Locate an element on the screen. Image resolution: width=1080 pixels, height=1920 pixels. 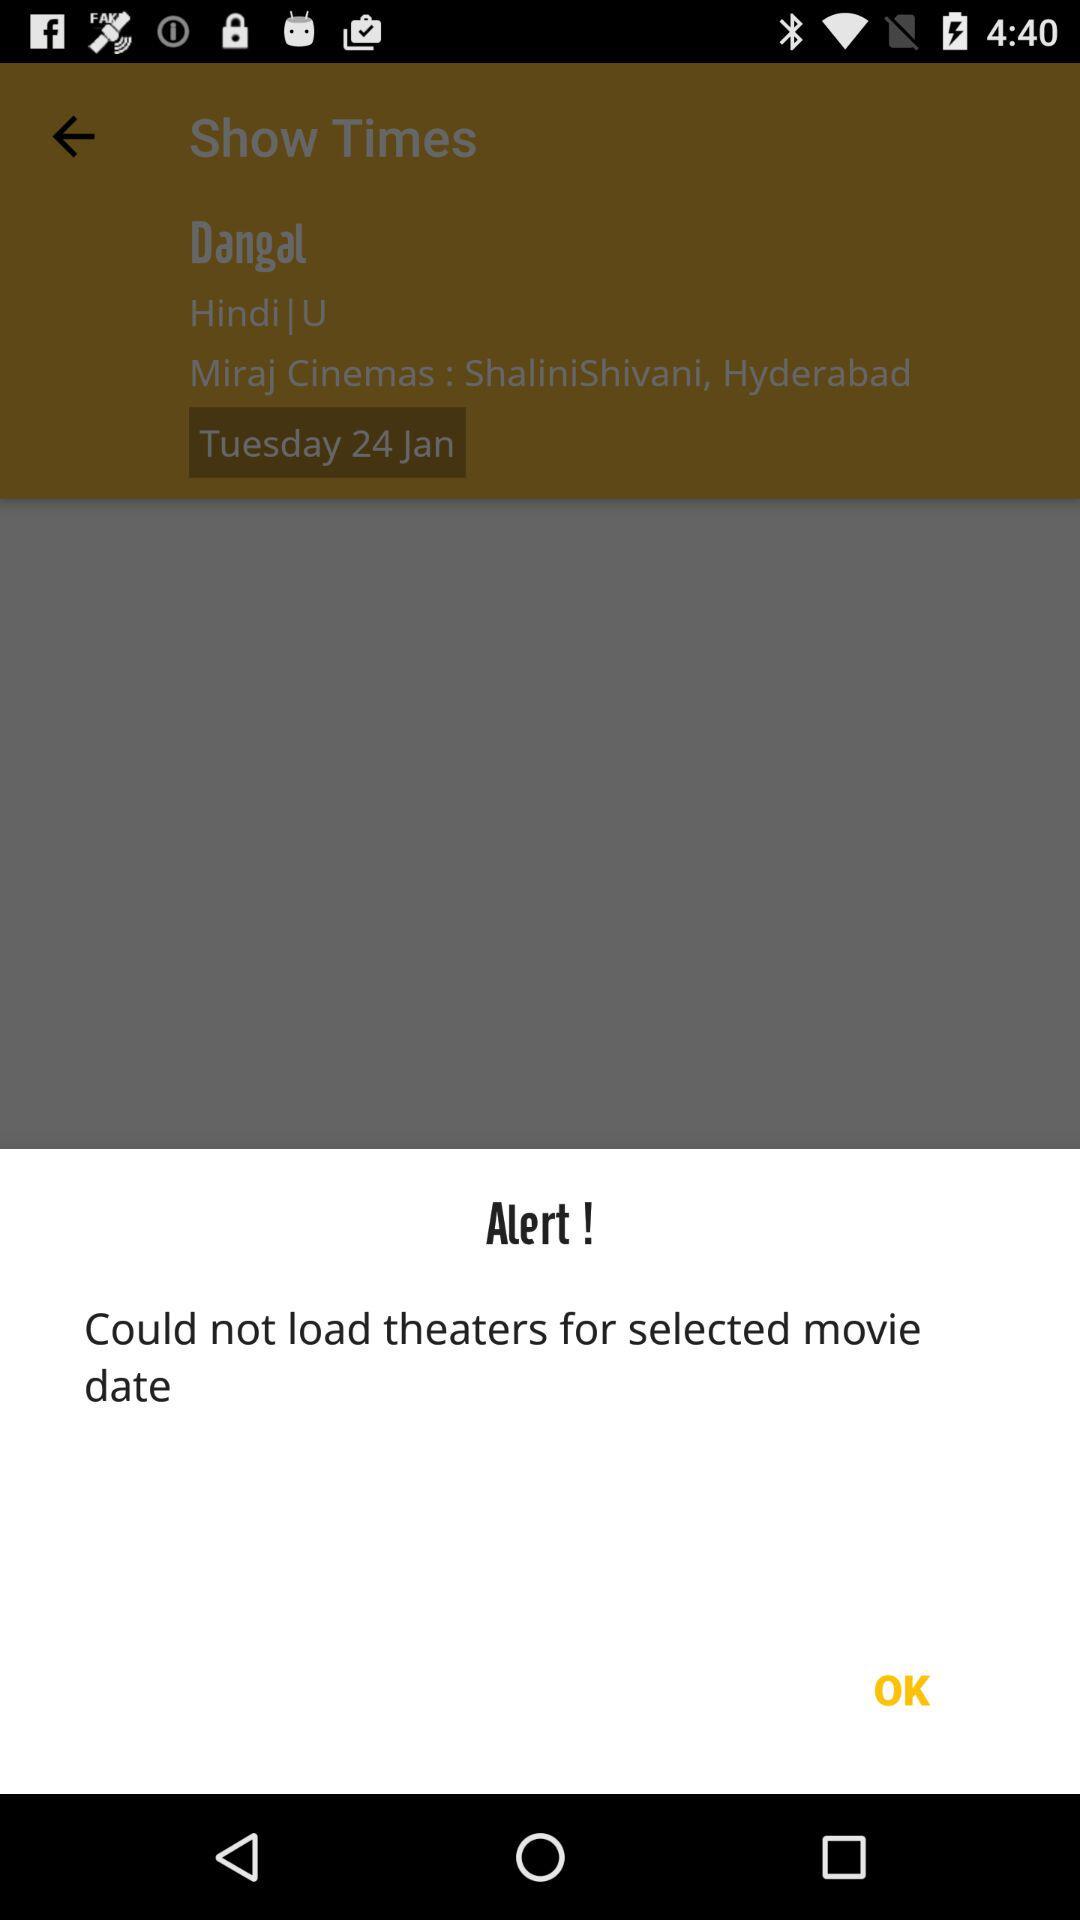
item below alert ! is located at coordinates (540, 1441).